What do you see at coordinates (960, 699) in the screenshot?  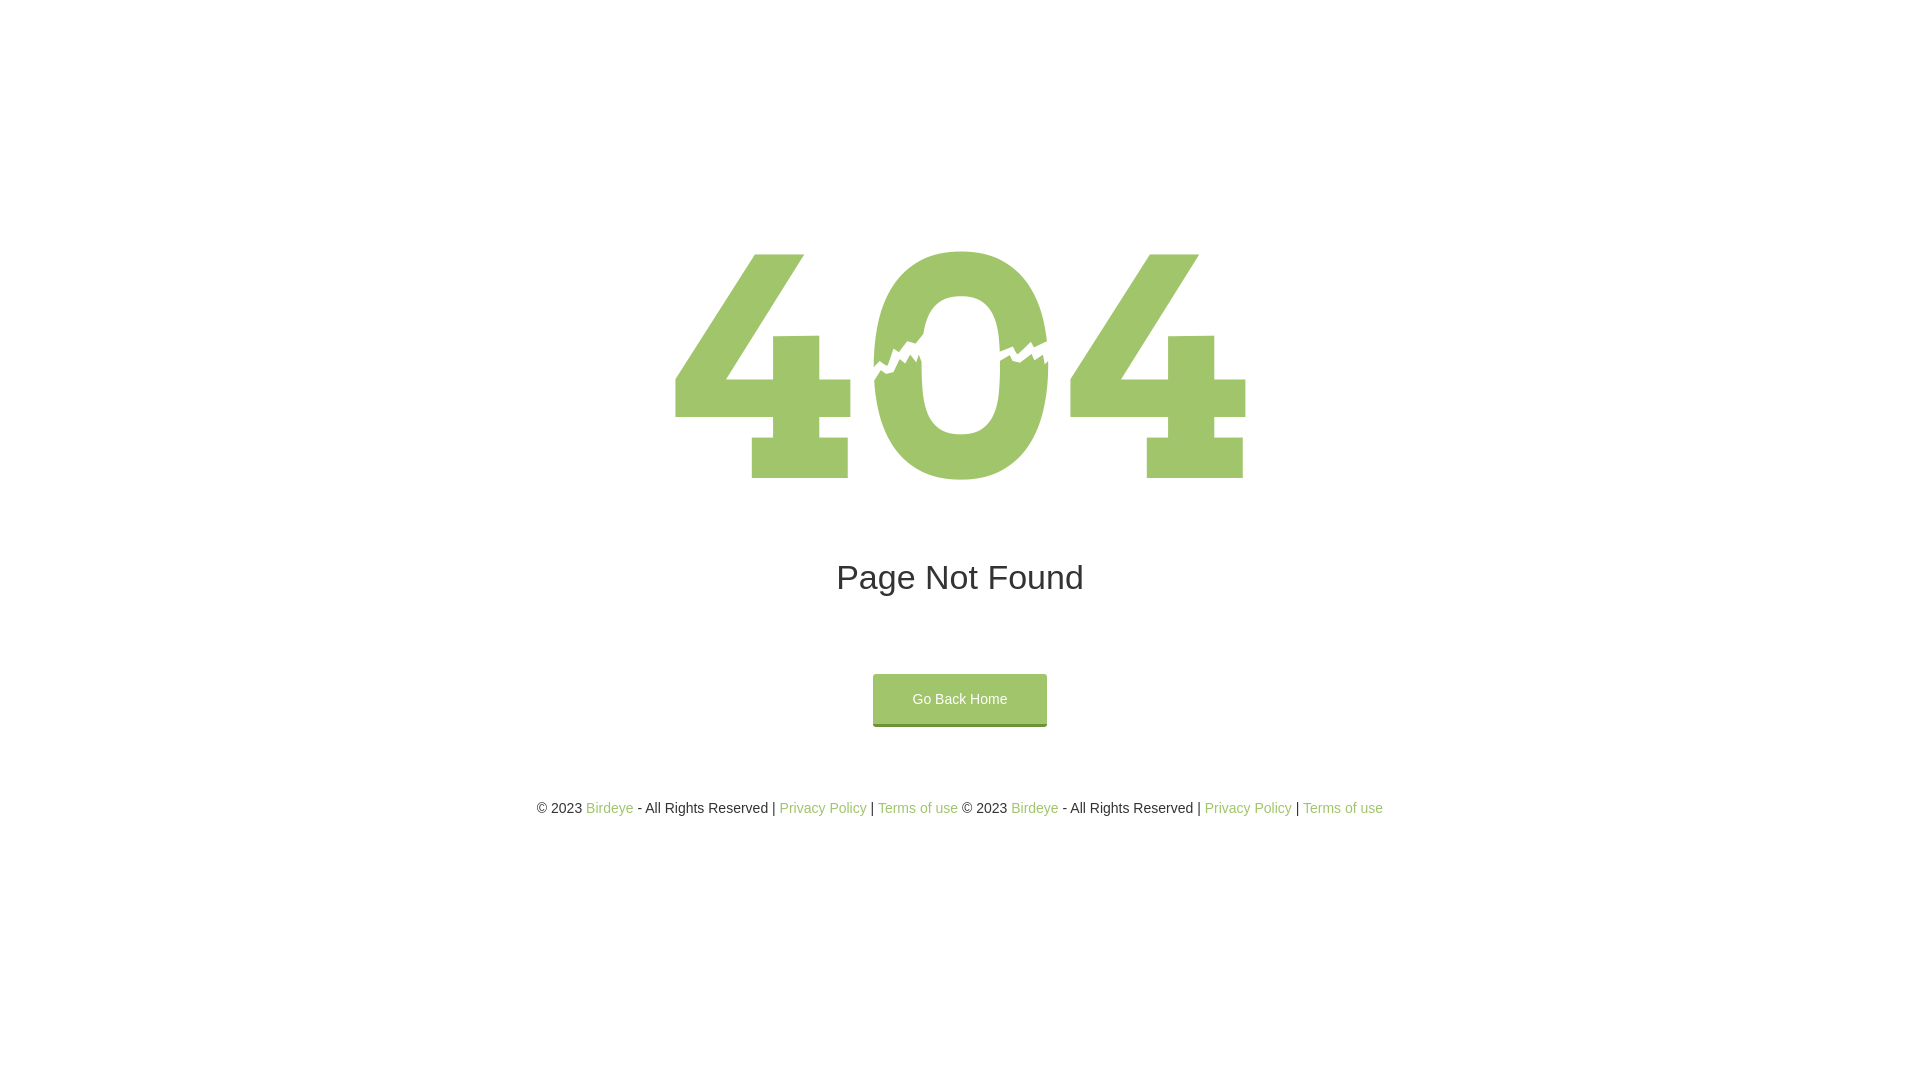 I see `'Go Back Home'` at bounding box center [960, 699].